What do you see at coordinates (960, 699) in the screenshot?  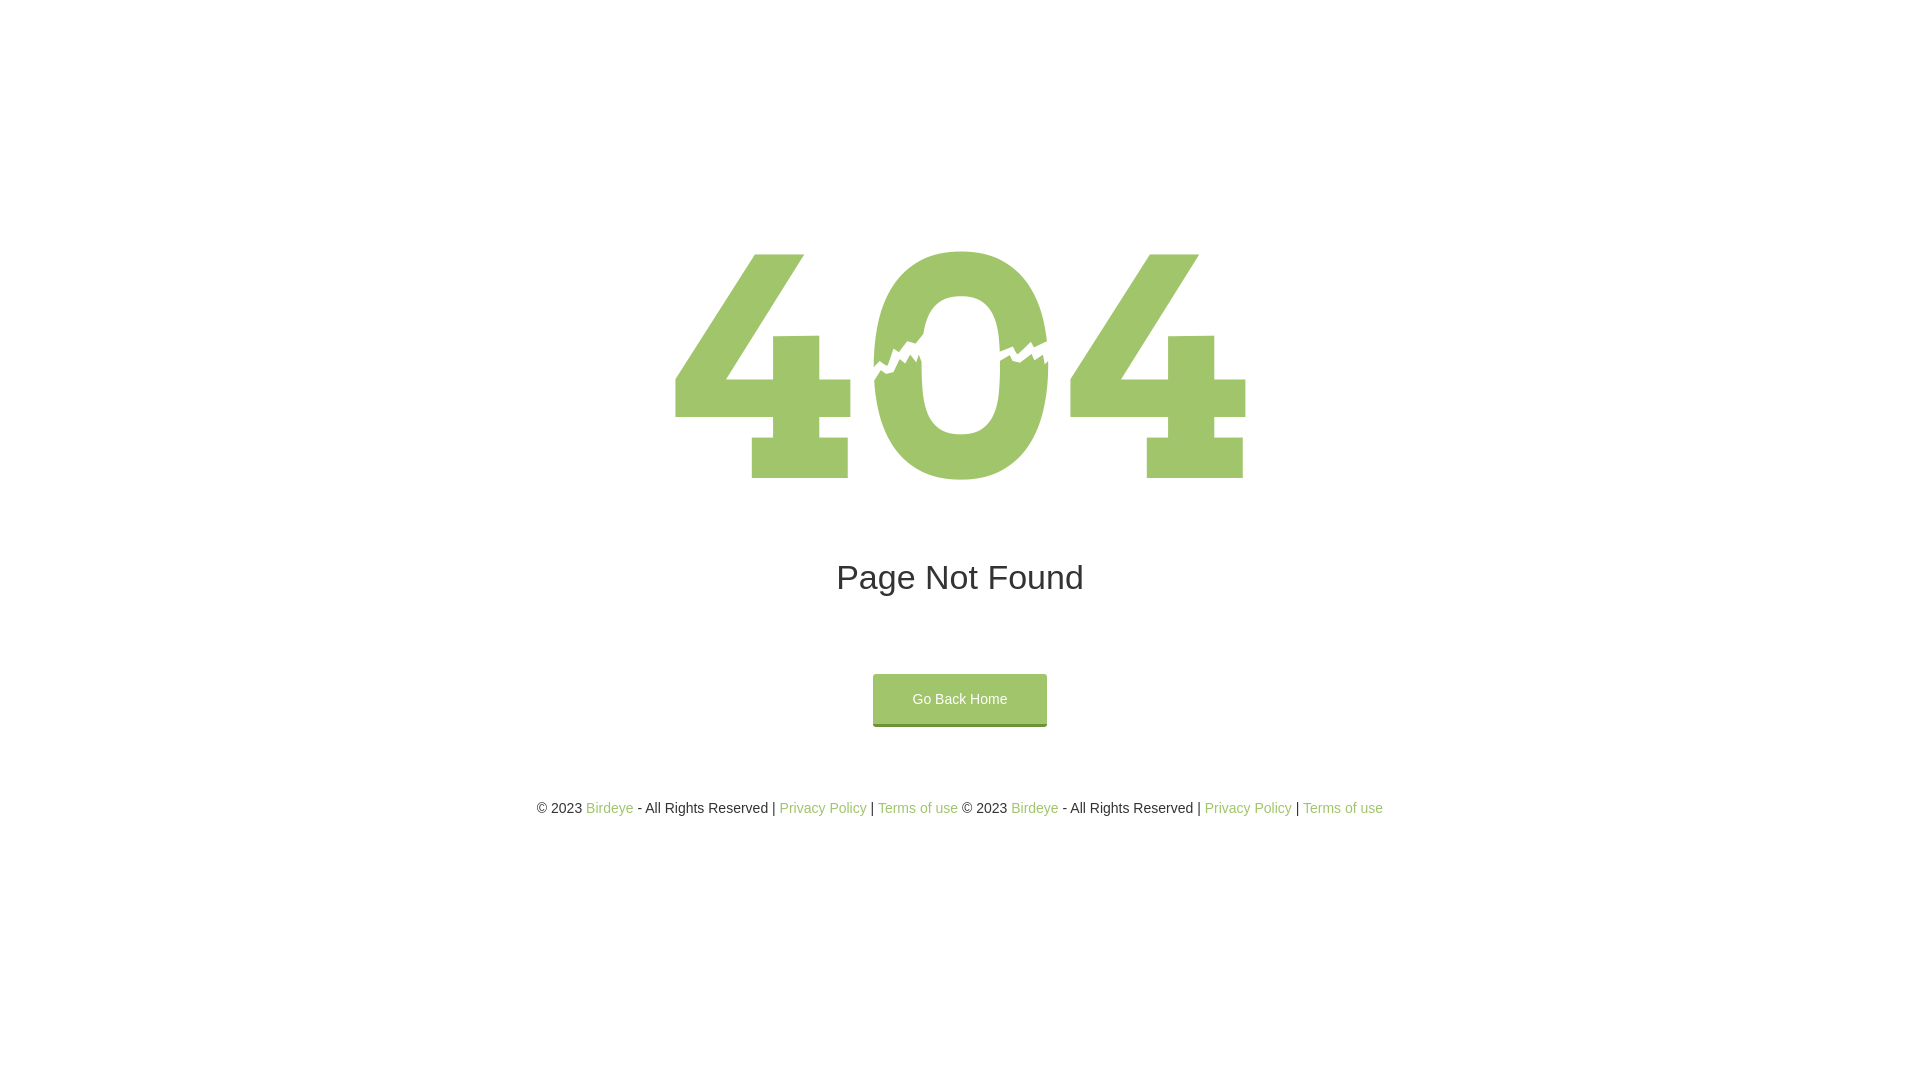 I see `'Go Back Home'` at bounding box center [960, 699].